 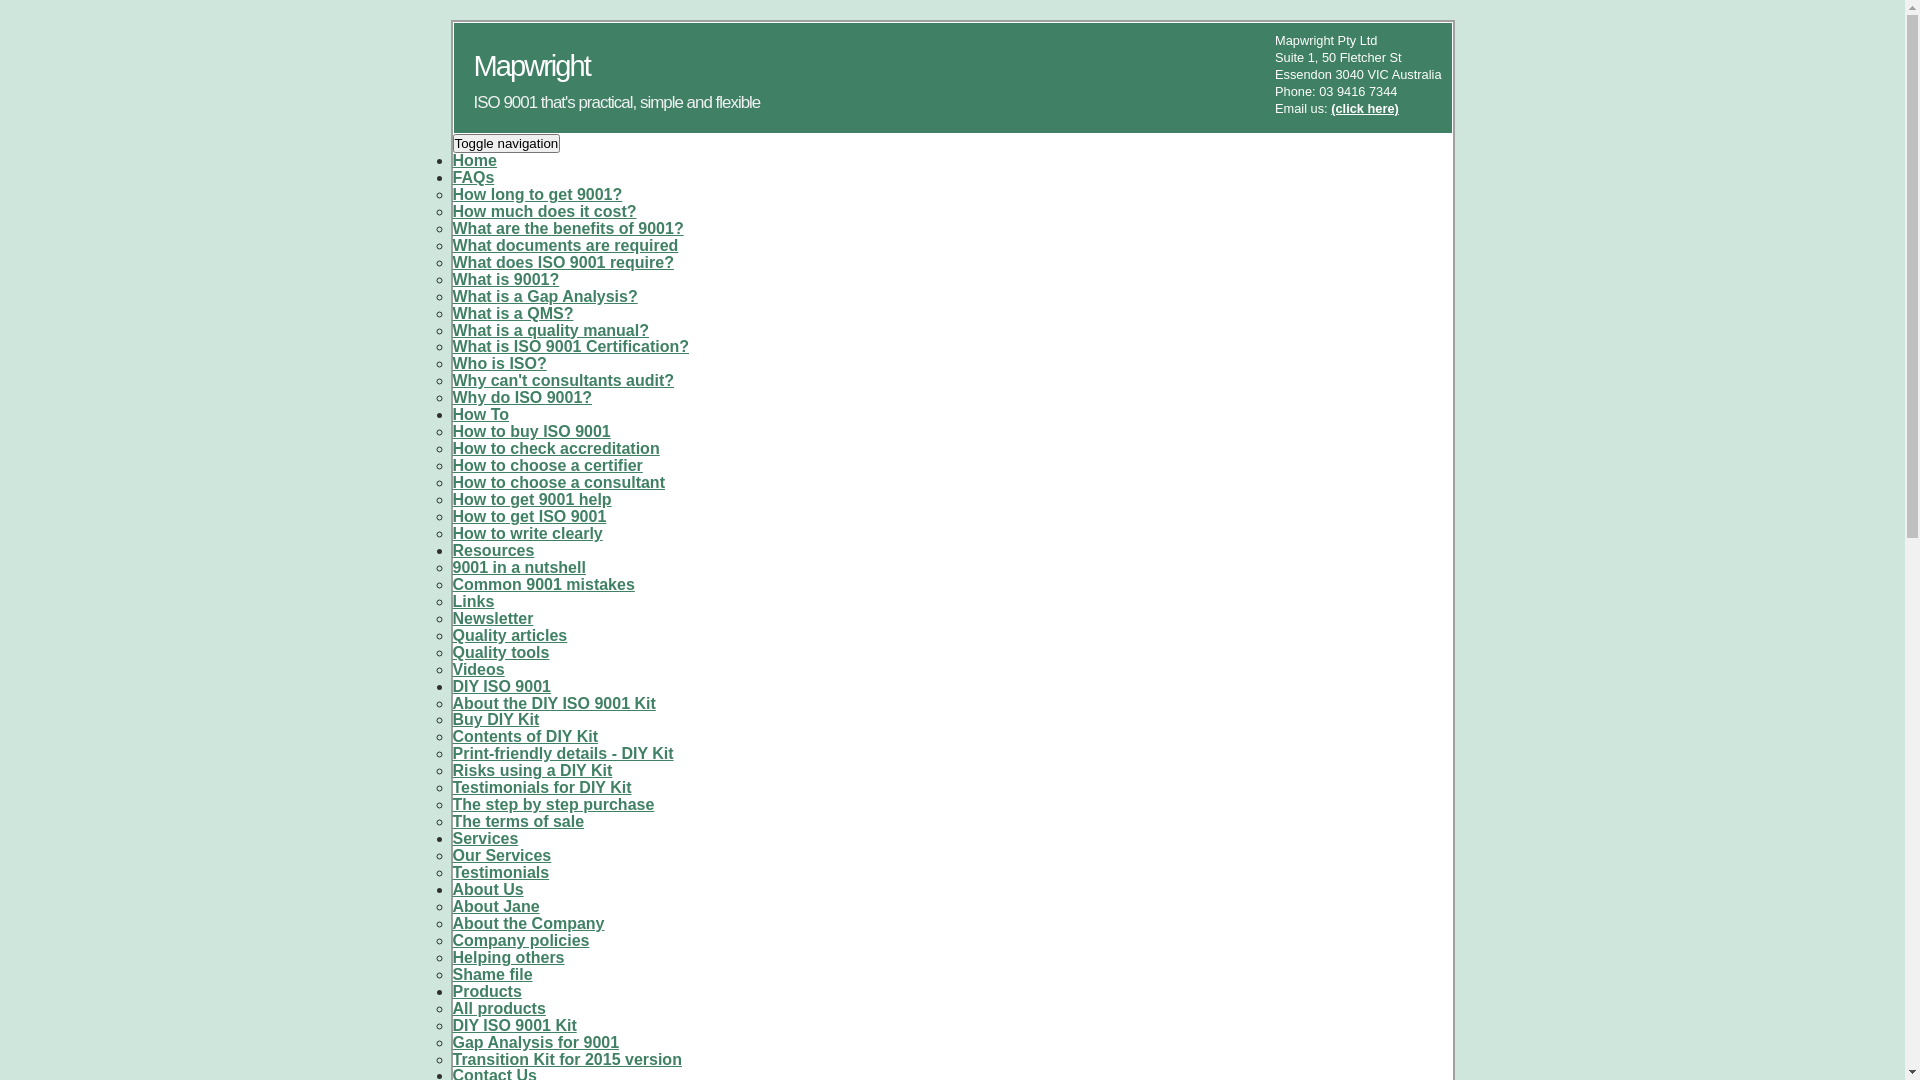 What do you see at coordinates (450, 296) in the screenshot?
I see `'What is a Gap Analysis?'` at bounding box center [450, 296].